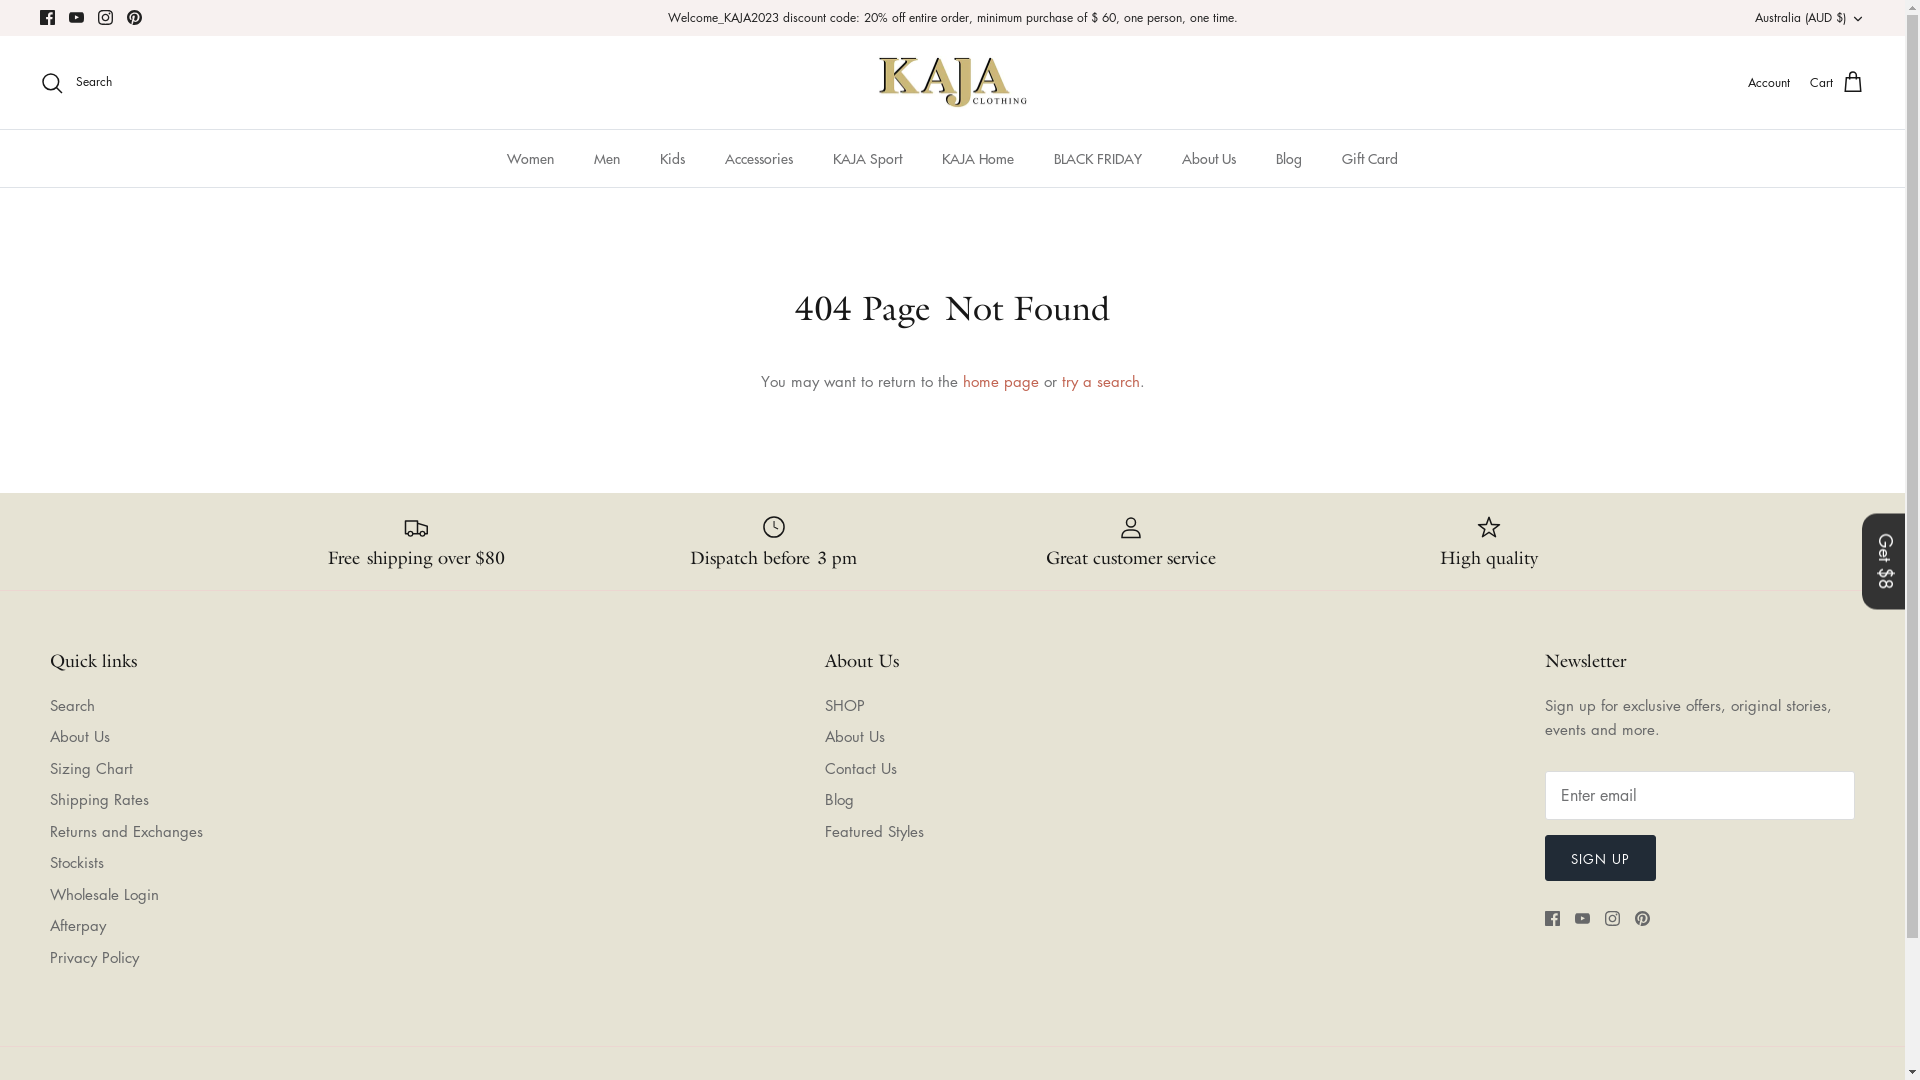 Image resolution: width=1920 pixels, height=1080 pixels. Describe the element at coordinates (1604, 918) in the screenshot. I see `'Instagram'` at that location.